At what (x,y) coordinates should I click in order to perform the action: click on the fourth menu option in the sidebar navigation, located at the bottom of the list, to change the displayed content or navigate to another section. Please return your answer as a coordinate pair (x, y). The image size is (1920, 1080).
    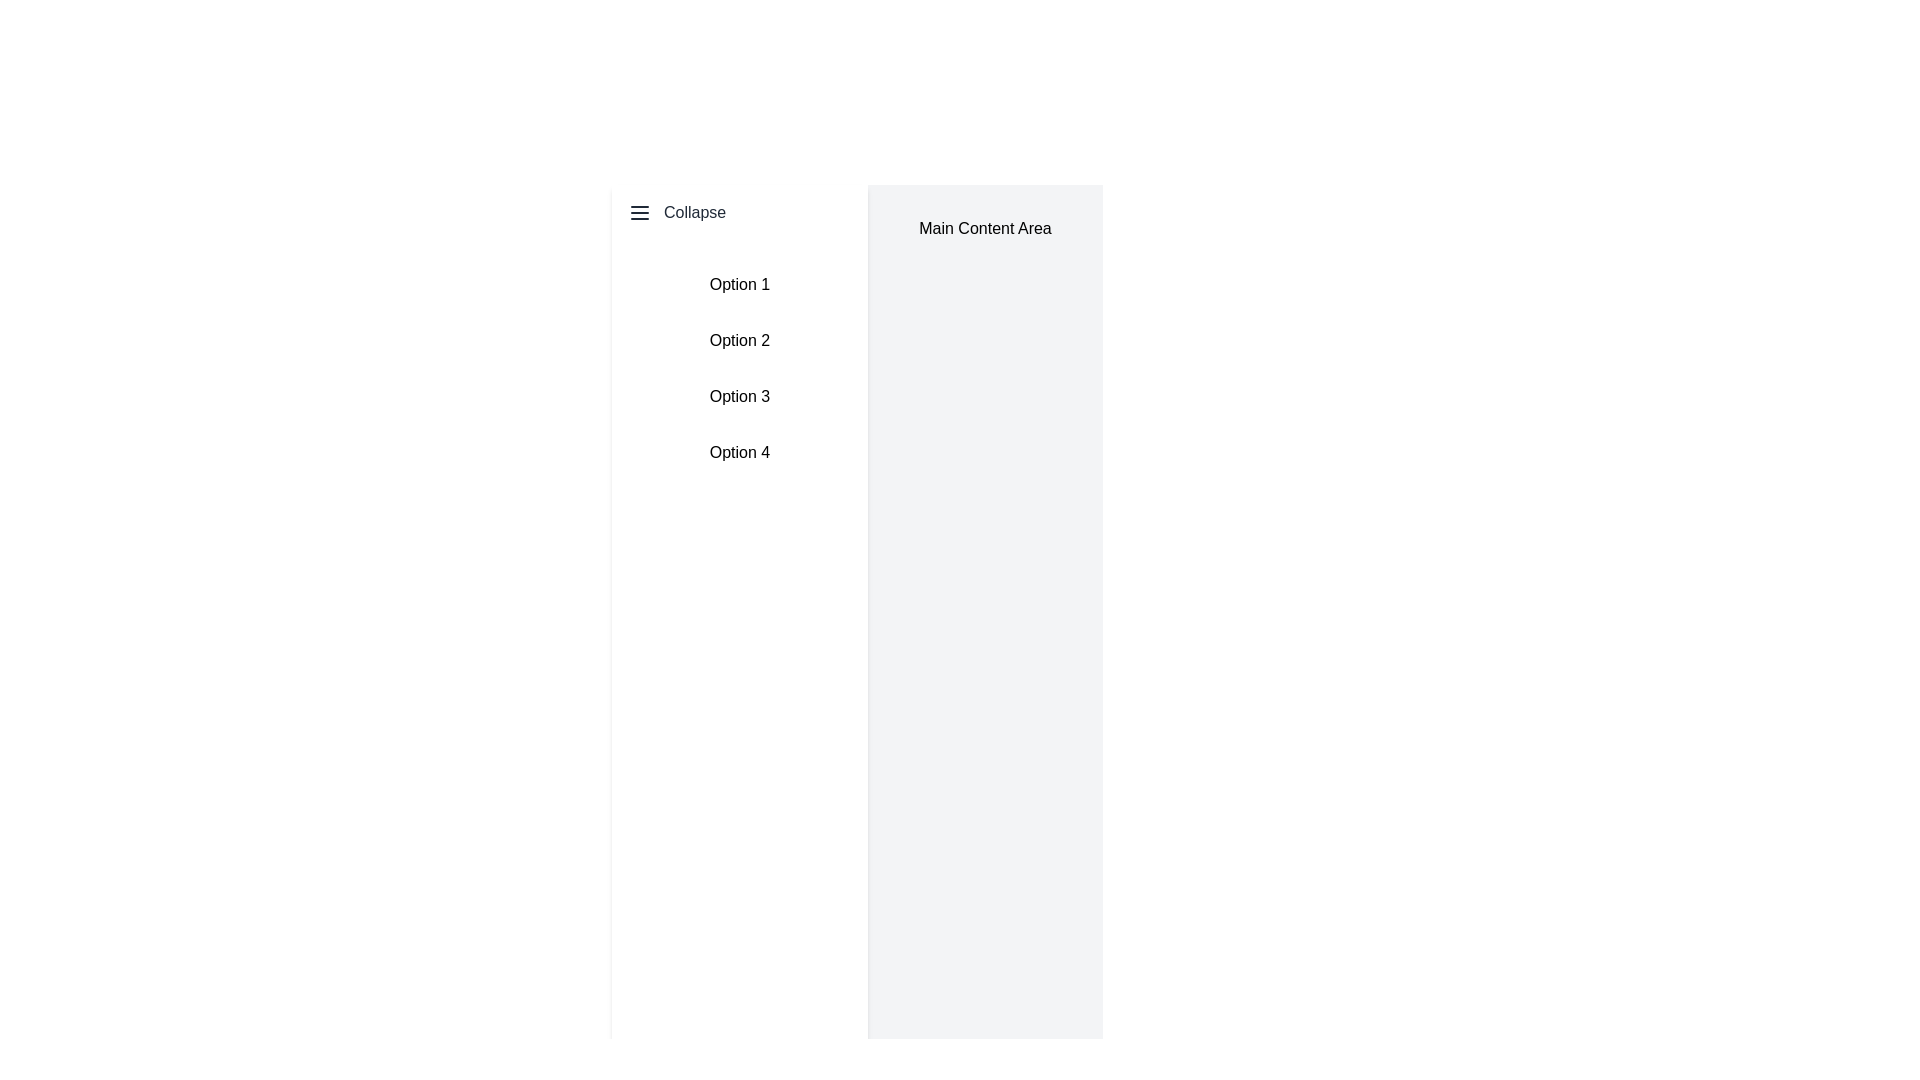
    Looking at the image, I should click on (738, 452).